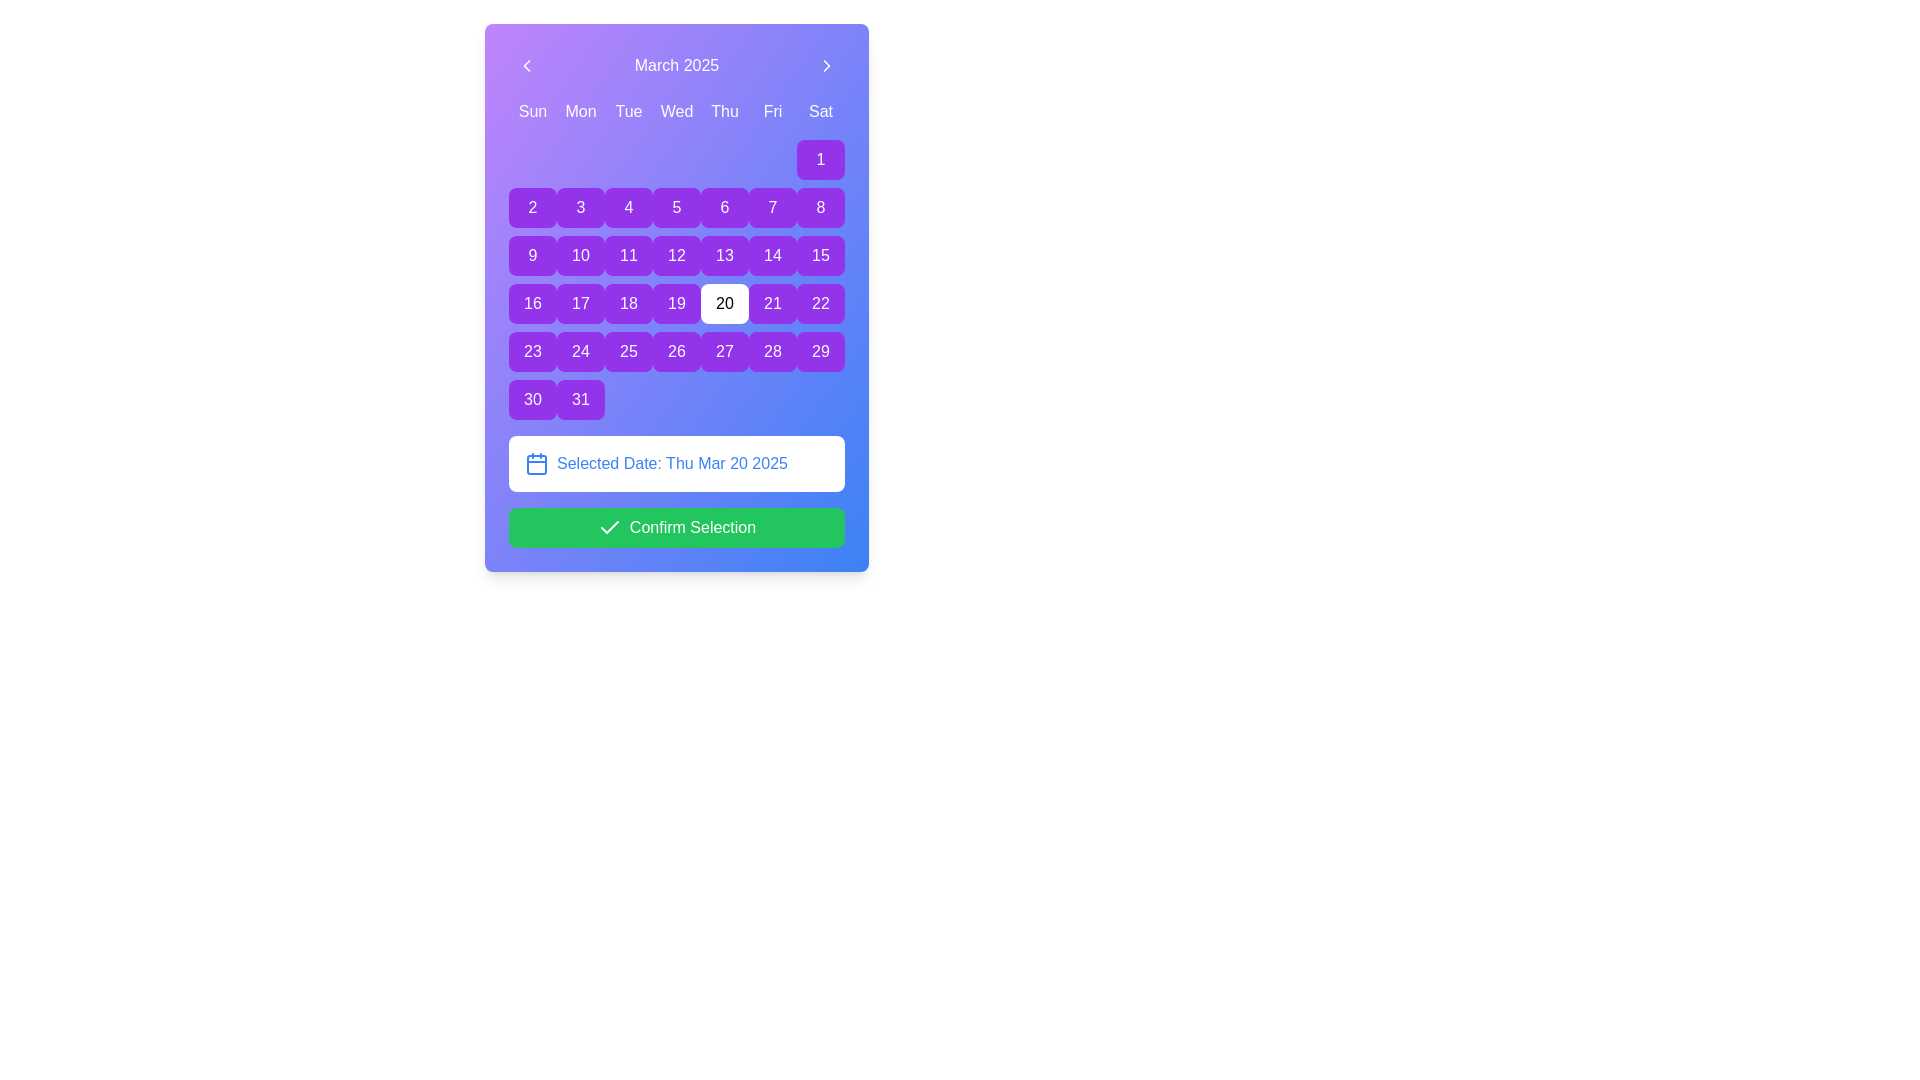 This screenshot has width=1920, height=1080. Describe the element at coordinates (676, 254) in the screenshot. I see `the button with the number '12' displayed in white text and a purple background, located in the third row, fourth column of the grid` at that location.